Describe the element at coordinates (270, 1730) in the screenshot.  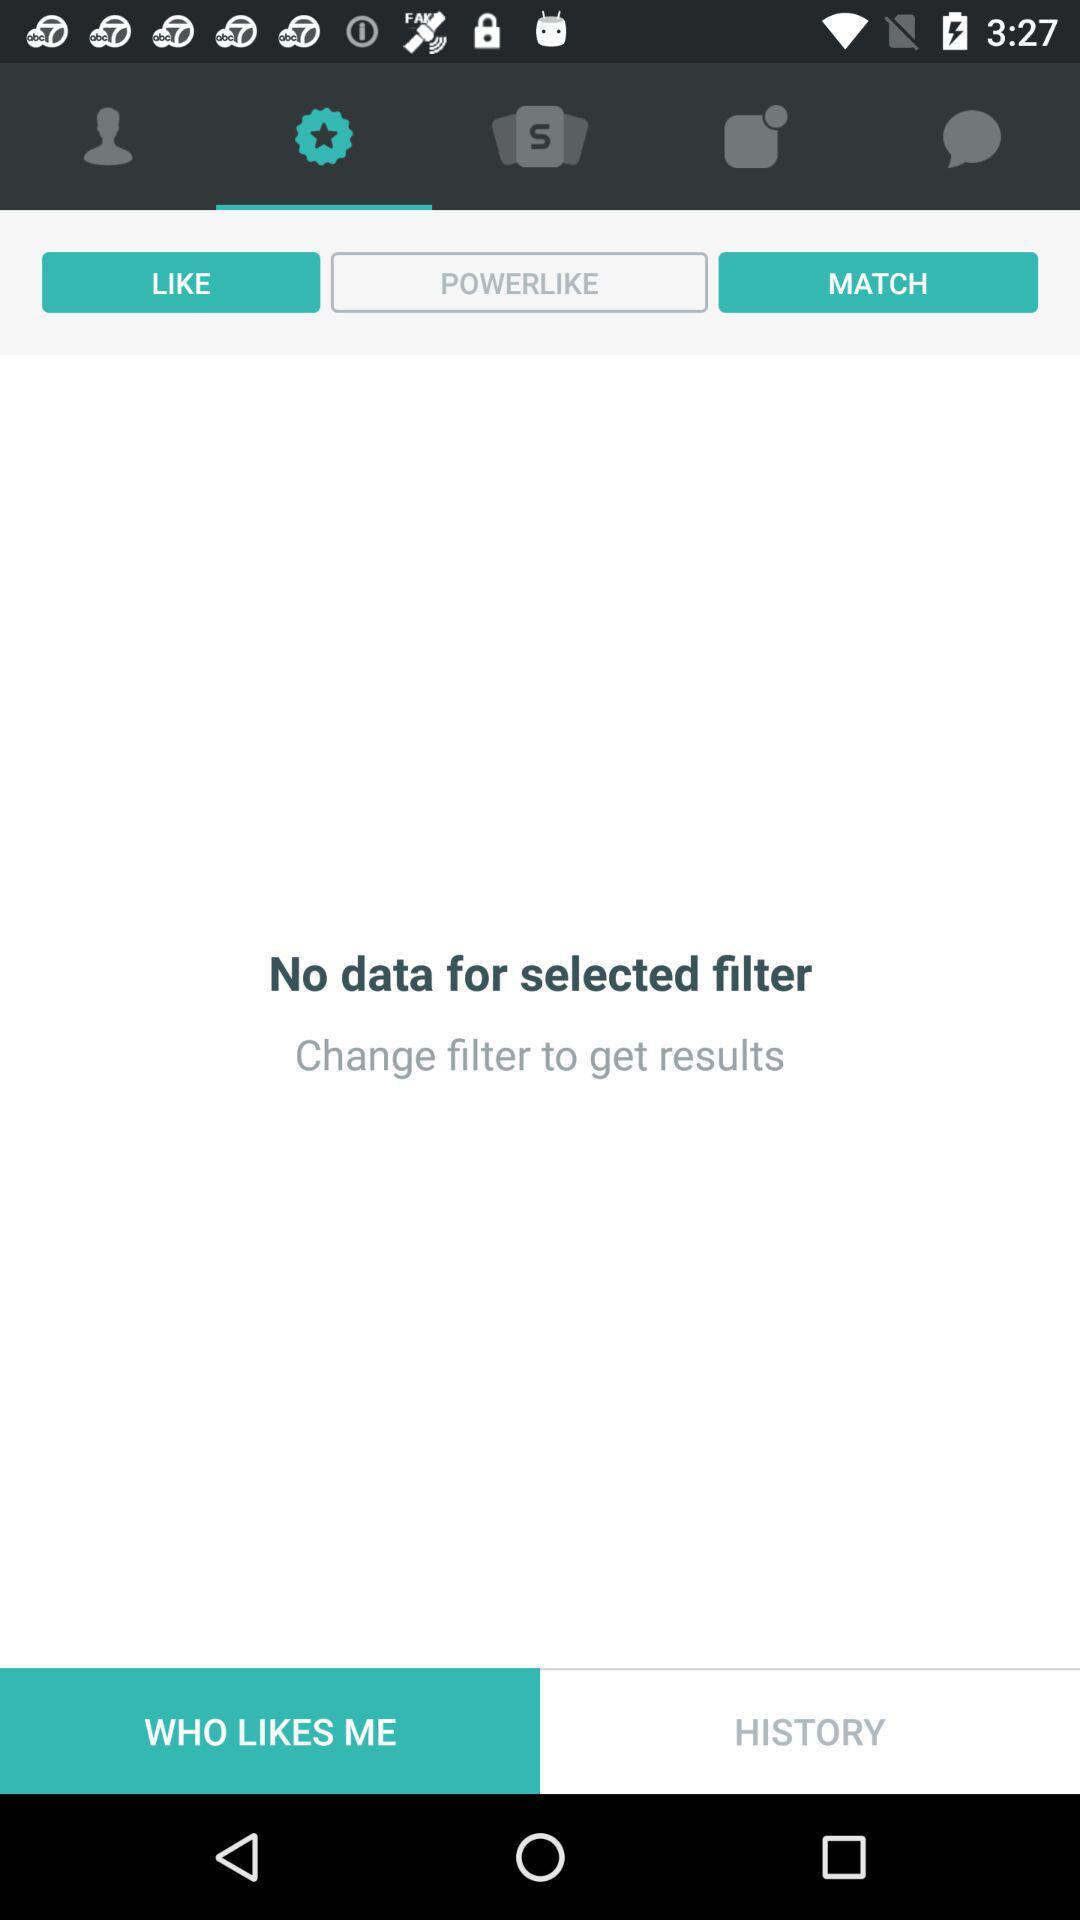
I see `the icon next to the history icon` at that location.